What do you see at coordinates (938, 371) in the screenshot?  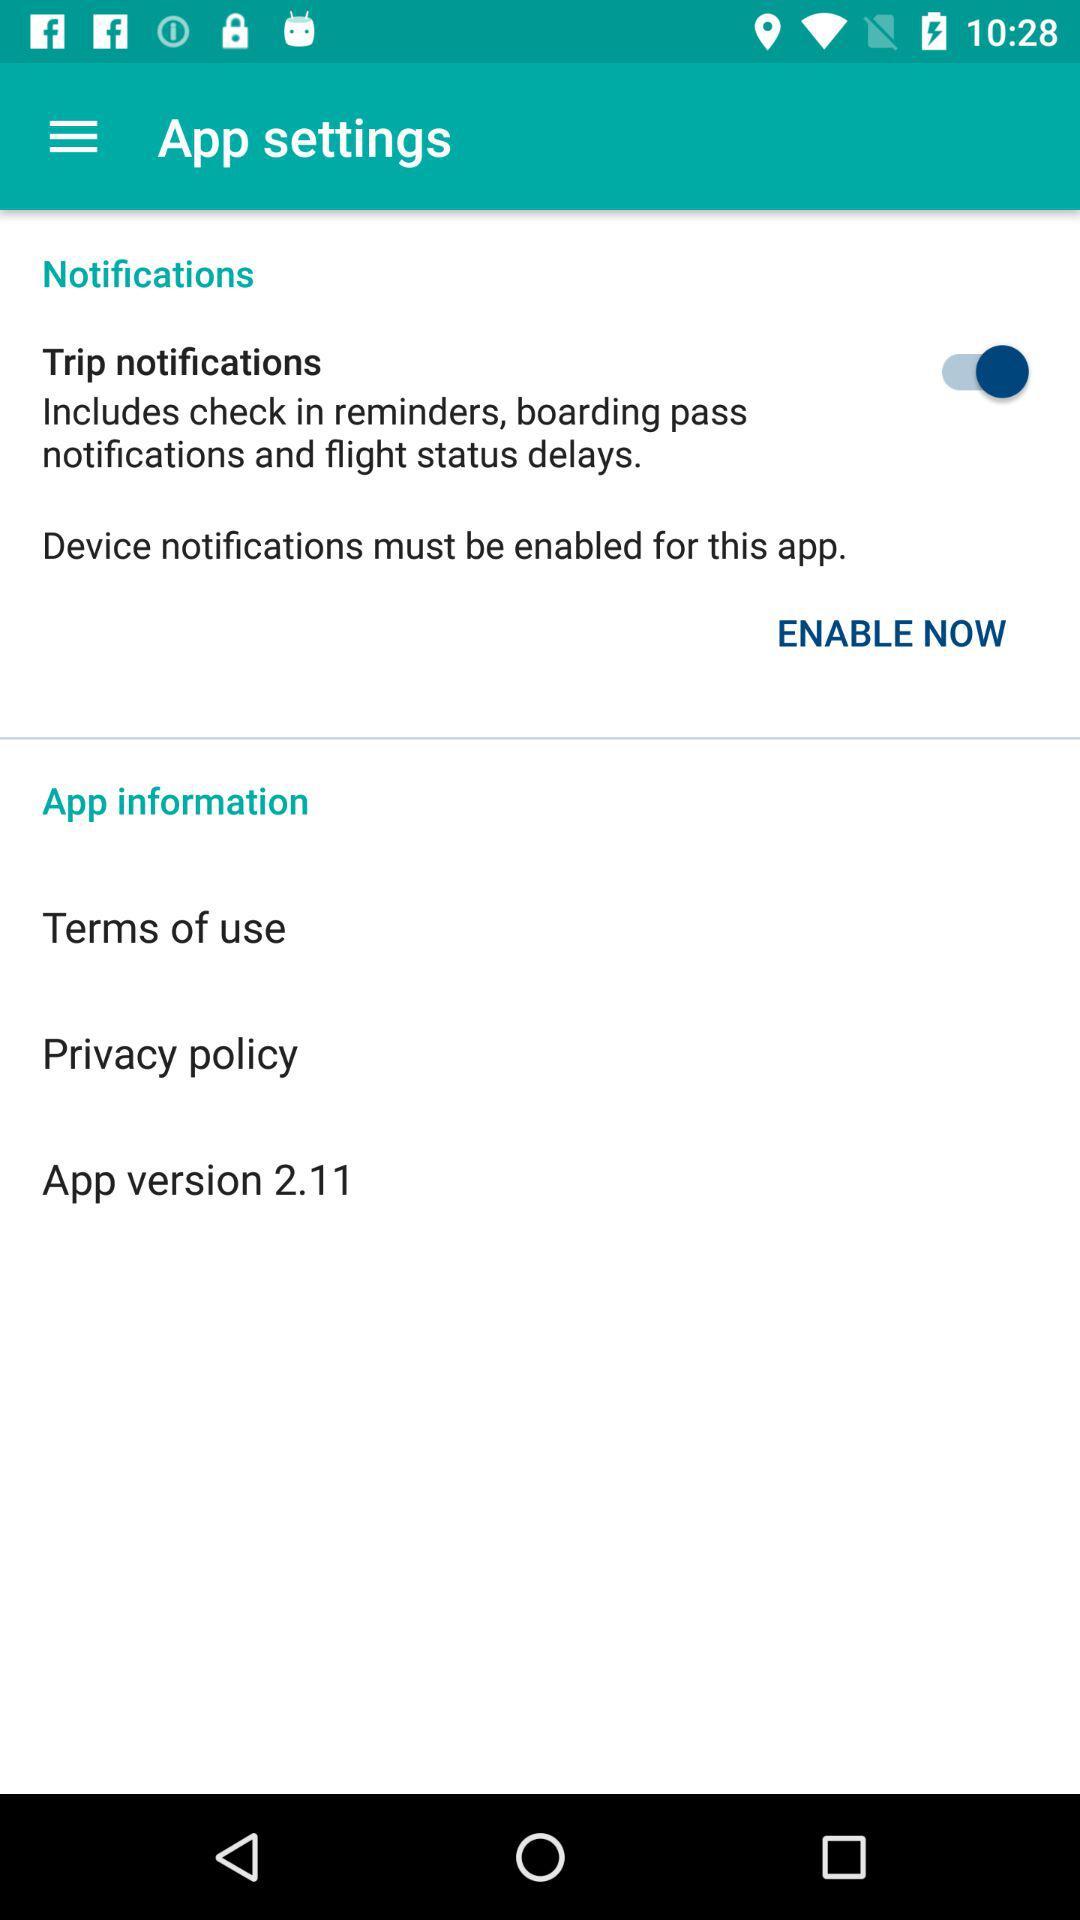 I see `trip notifications` at bounding box center [938, 371].